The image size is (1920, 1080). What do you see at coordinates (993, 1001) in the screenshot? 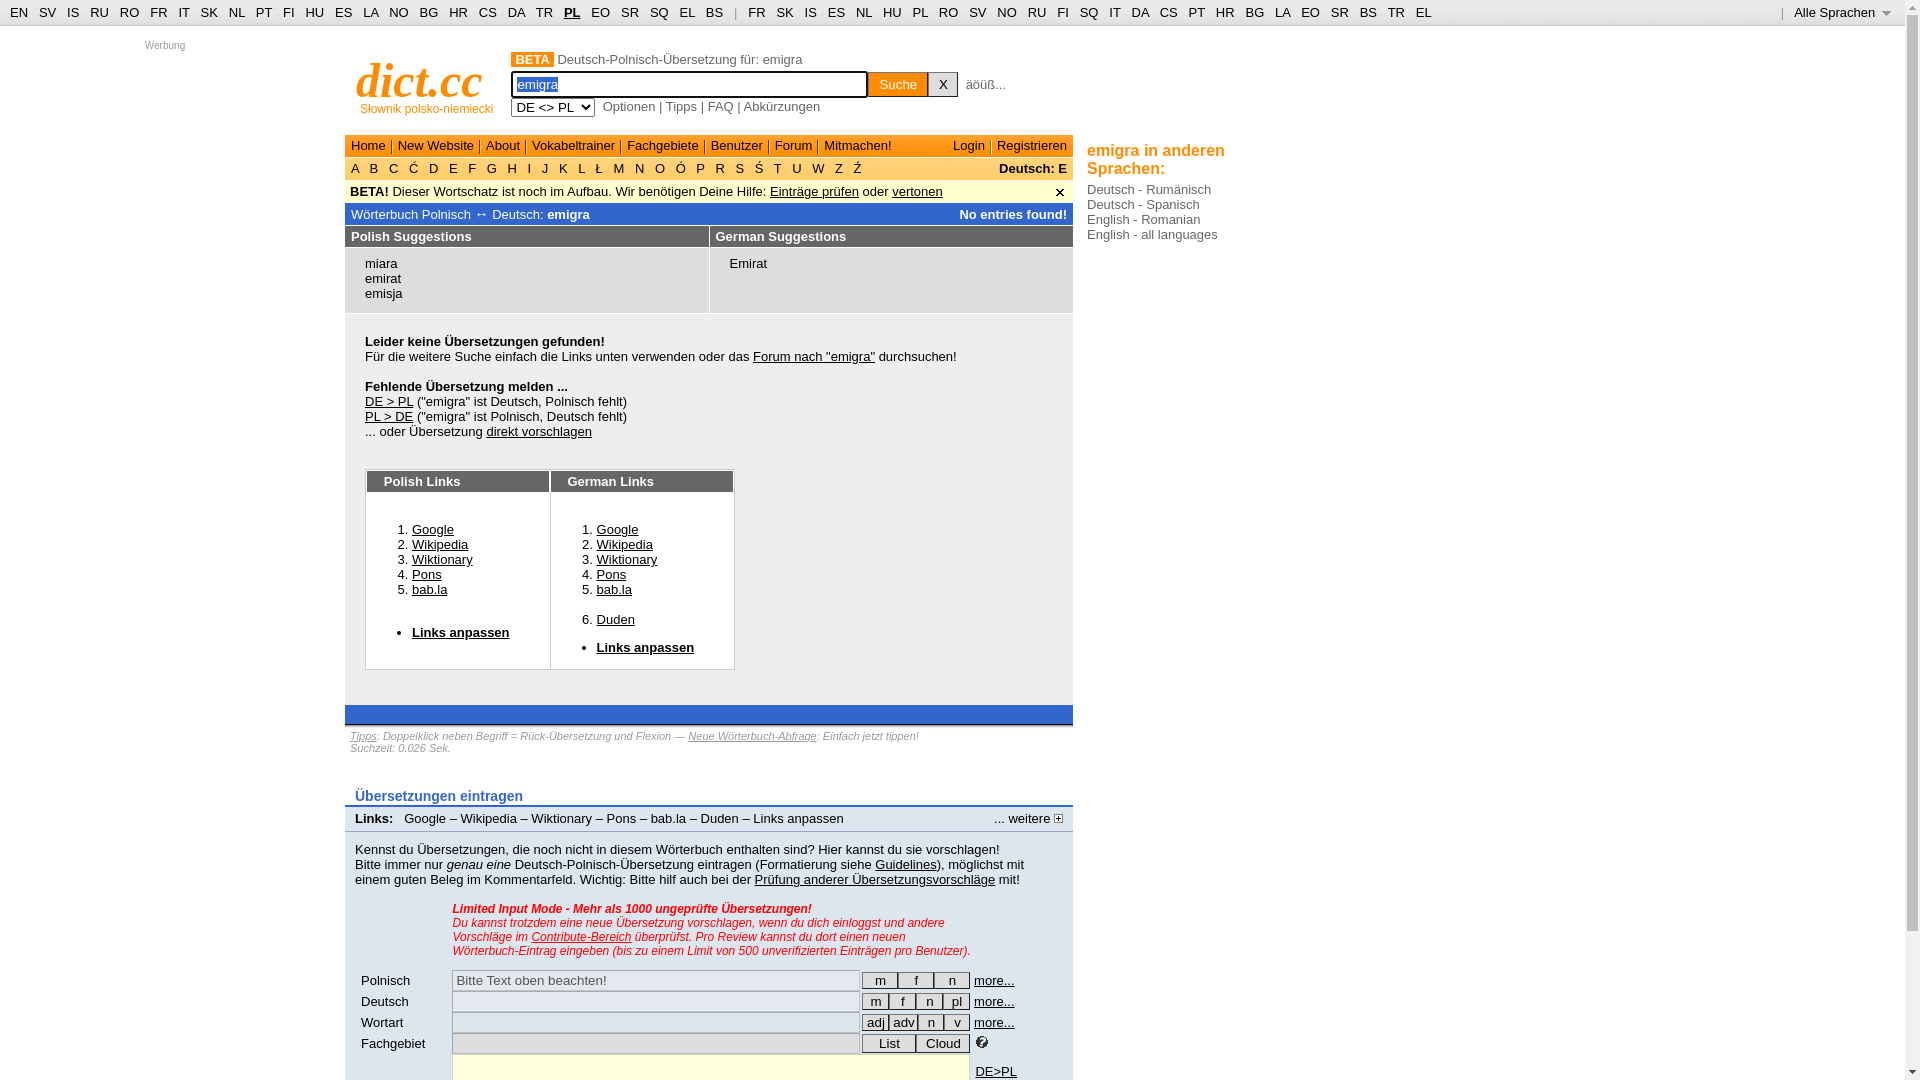
I see `'more...'` at bounding box center [993, 1001].